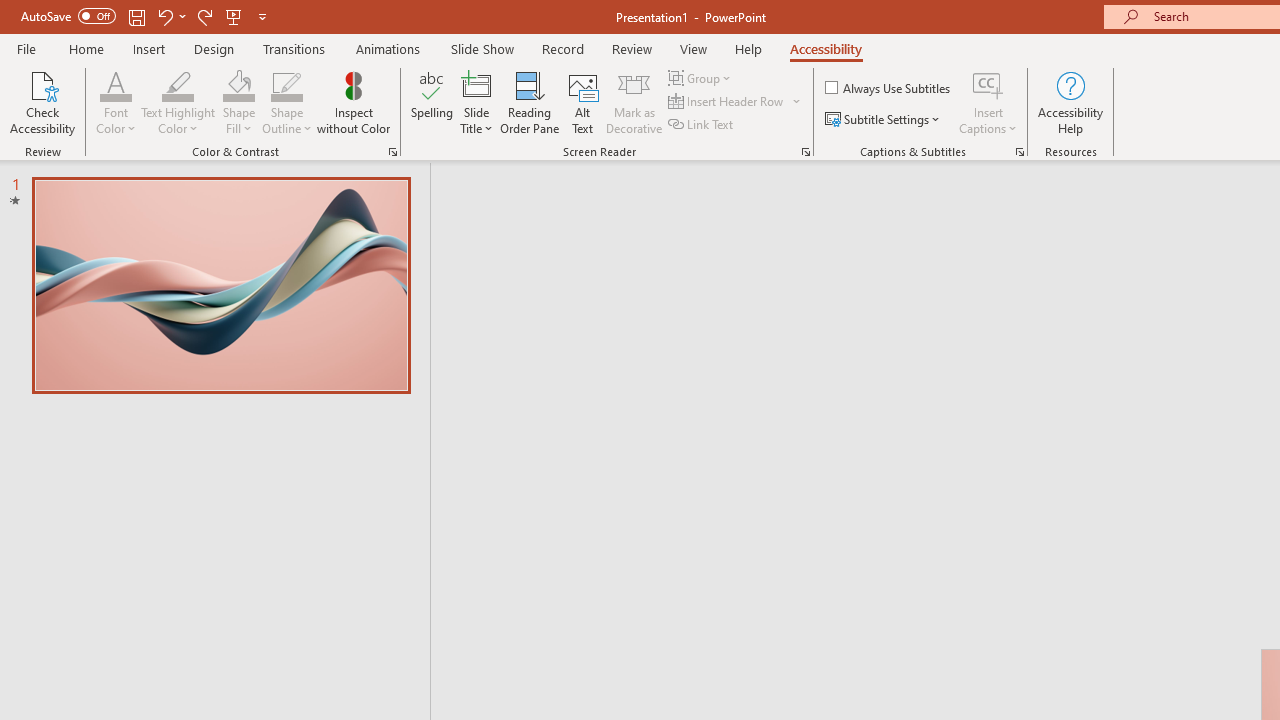 Image resolution: width=1280 pixels, height=720 pixels. I want to click on 'Screen Reader', so click(805, 150).